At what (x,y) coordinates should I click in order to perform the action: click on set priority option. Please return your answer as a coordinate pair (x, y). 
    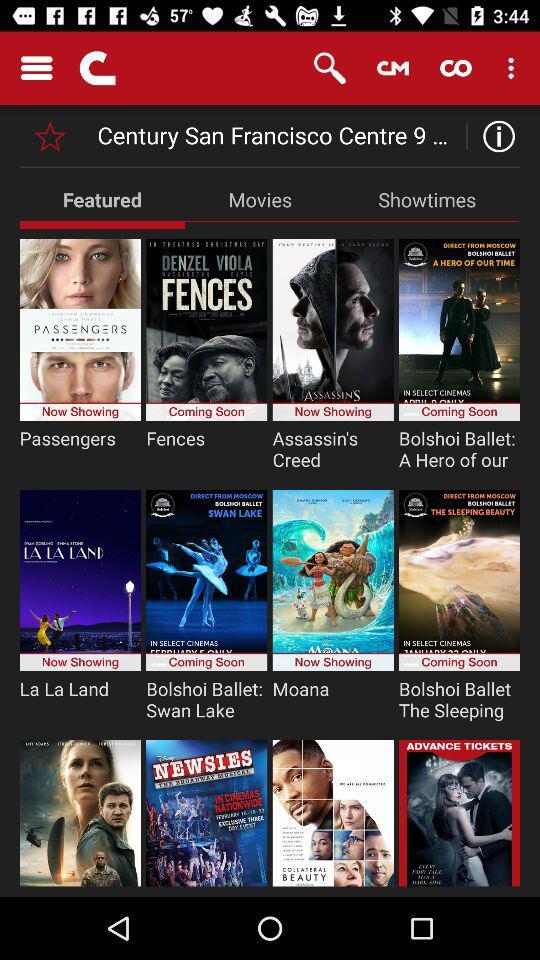
    Looking at the image, I should click on (50, 135).